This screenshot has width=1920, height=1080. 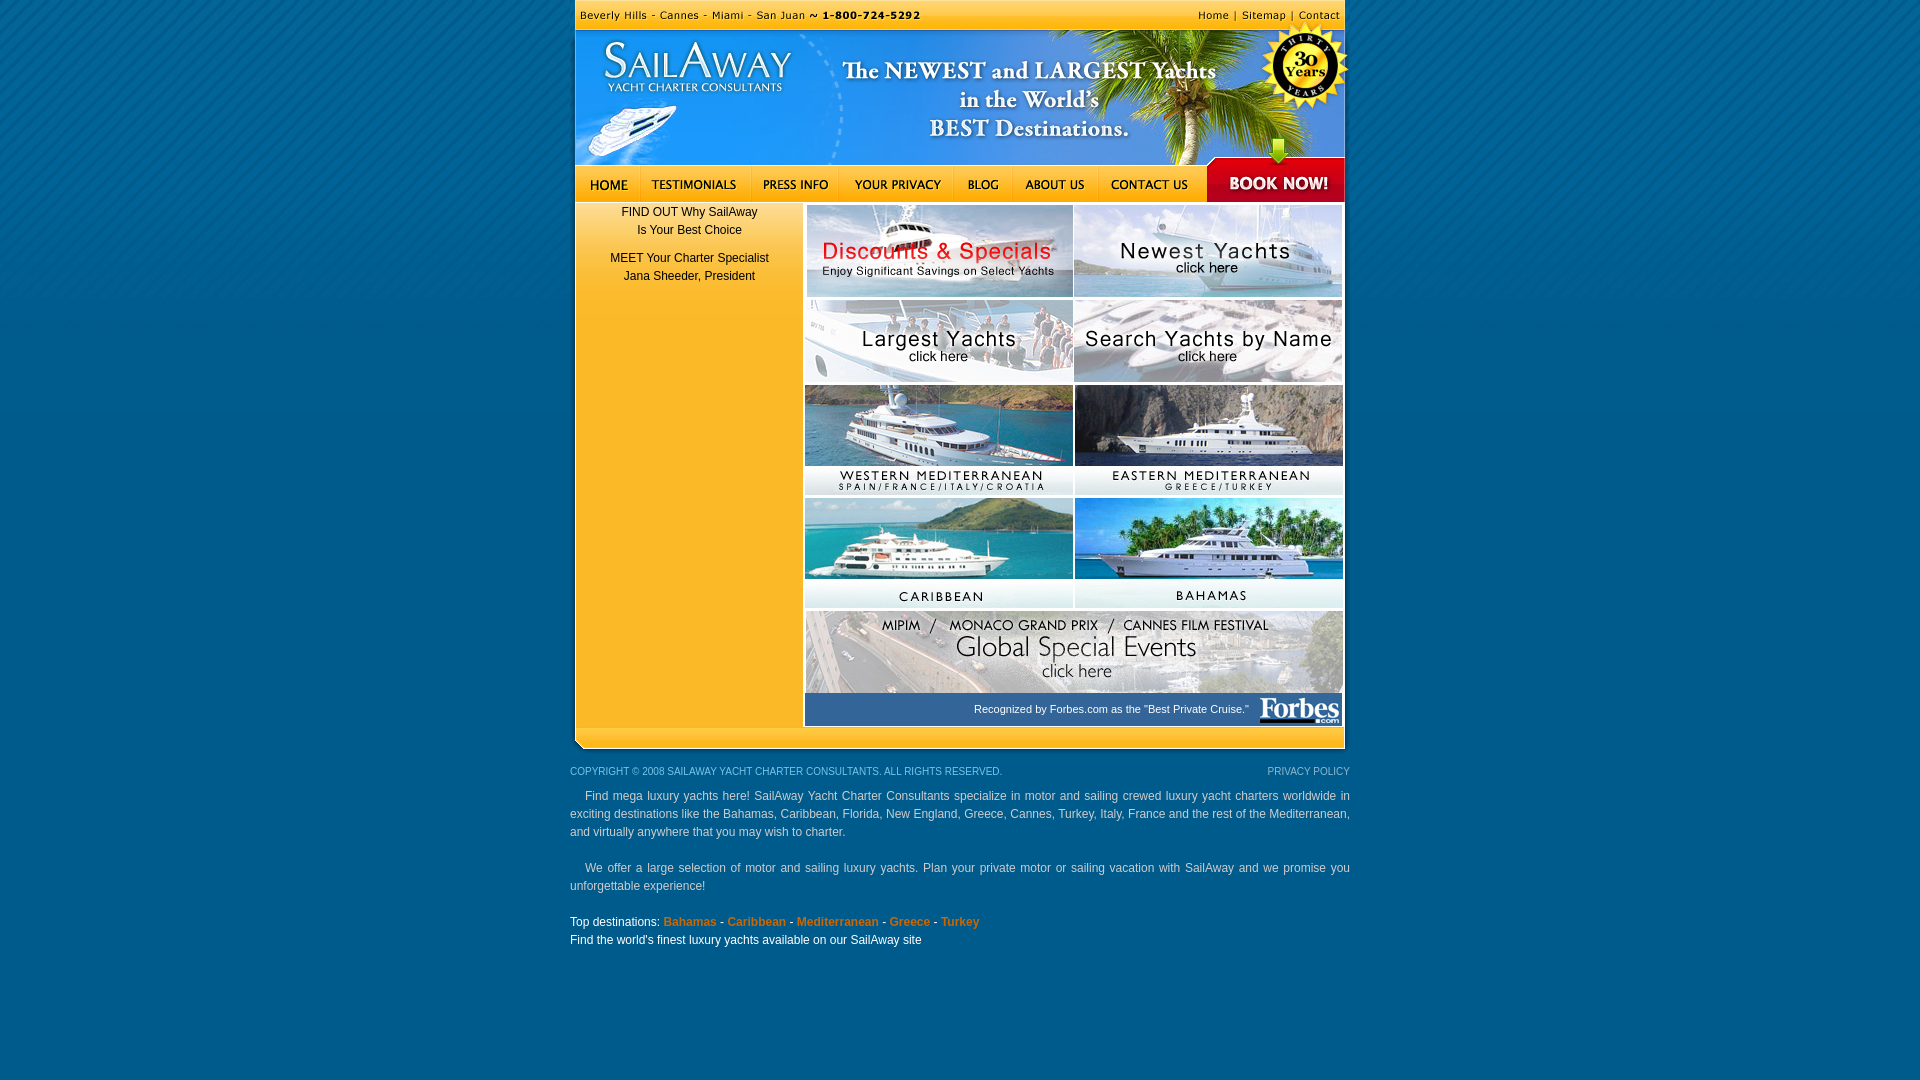 What do you see at coordinates (1207, 339) in the screenshot?
I see `'Search Yachts by Name'` at bounding box center [1207, 339].